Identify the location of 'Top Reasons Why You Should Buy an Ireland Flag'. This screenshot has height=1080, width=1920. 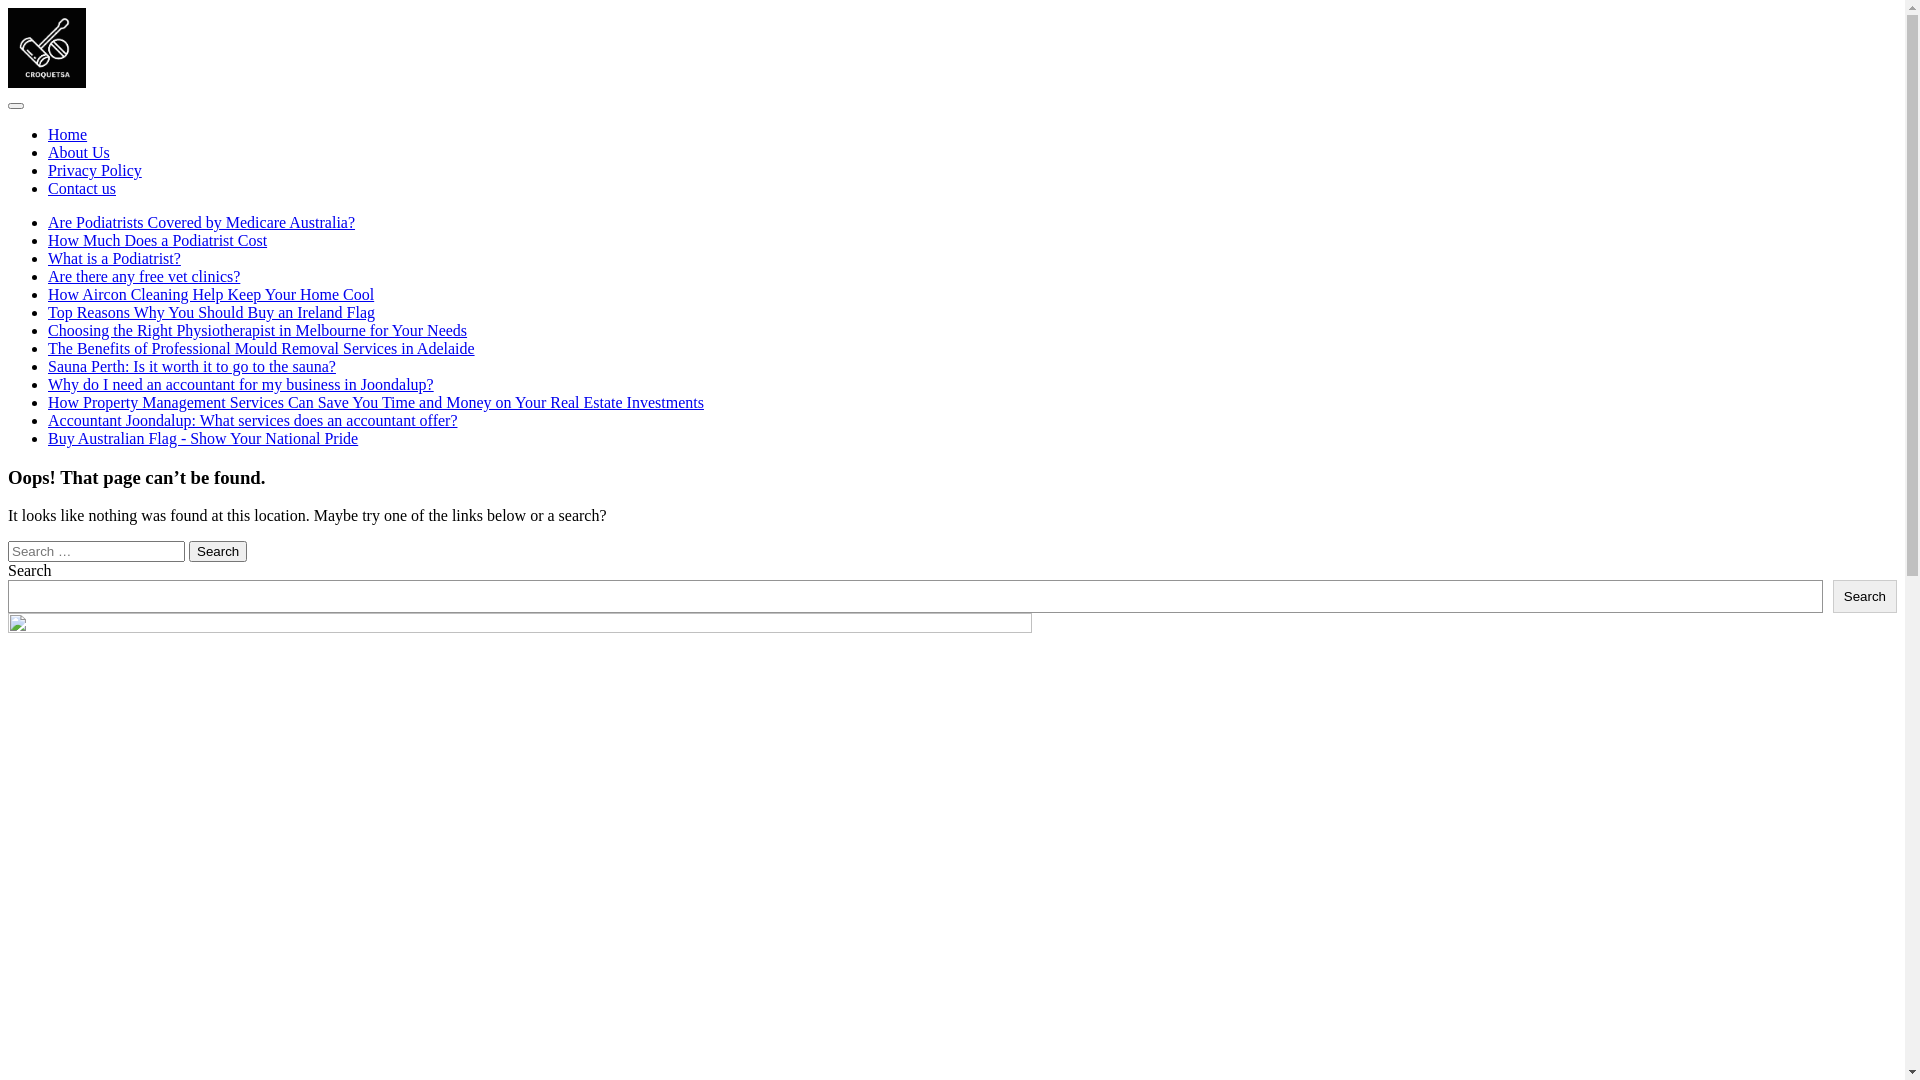
(211, 312).